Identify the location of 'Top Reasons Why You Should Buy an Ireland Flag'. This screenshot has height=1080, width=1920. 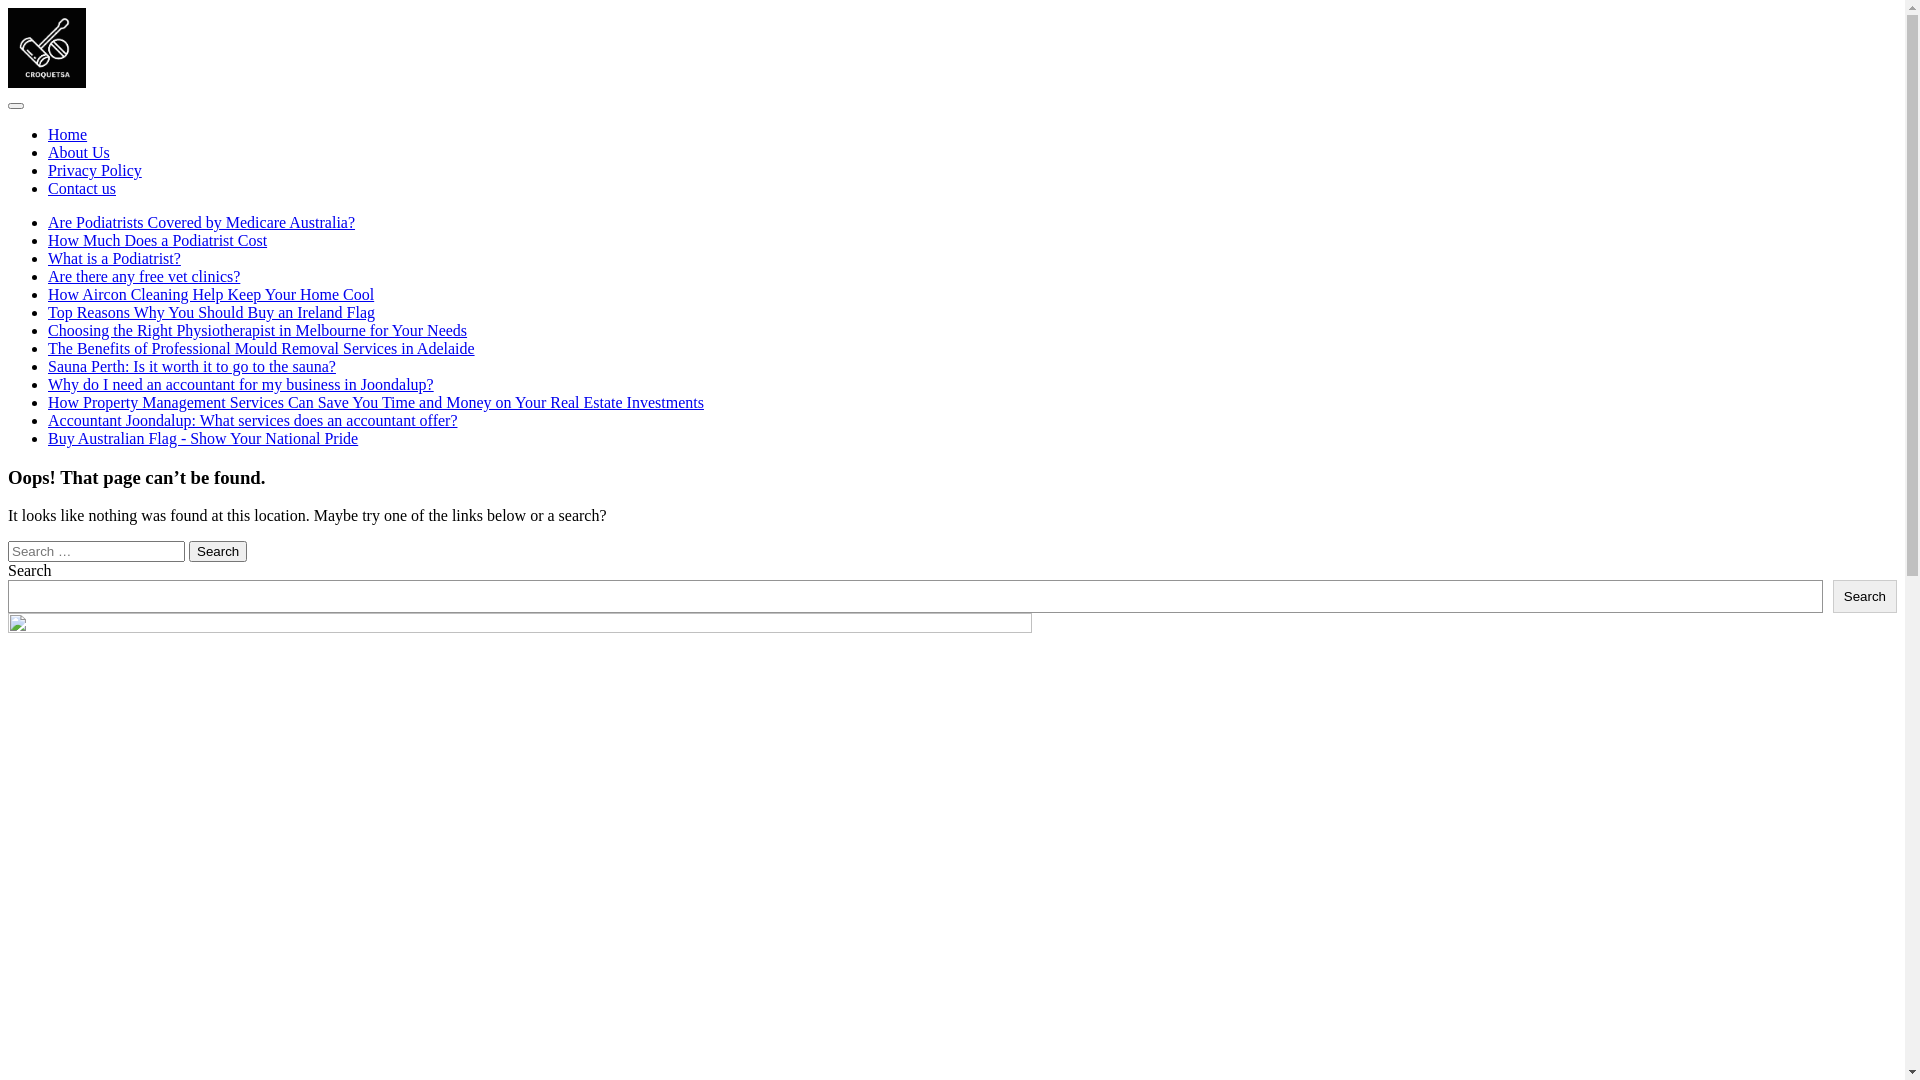
(211, 312).